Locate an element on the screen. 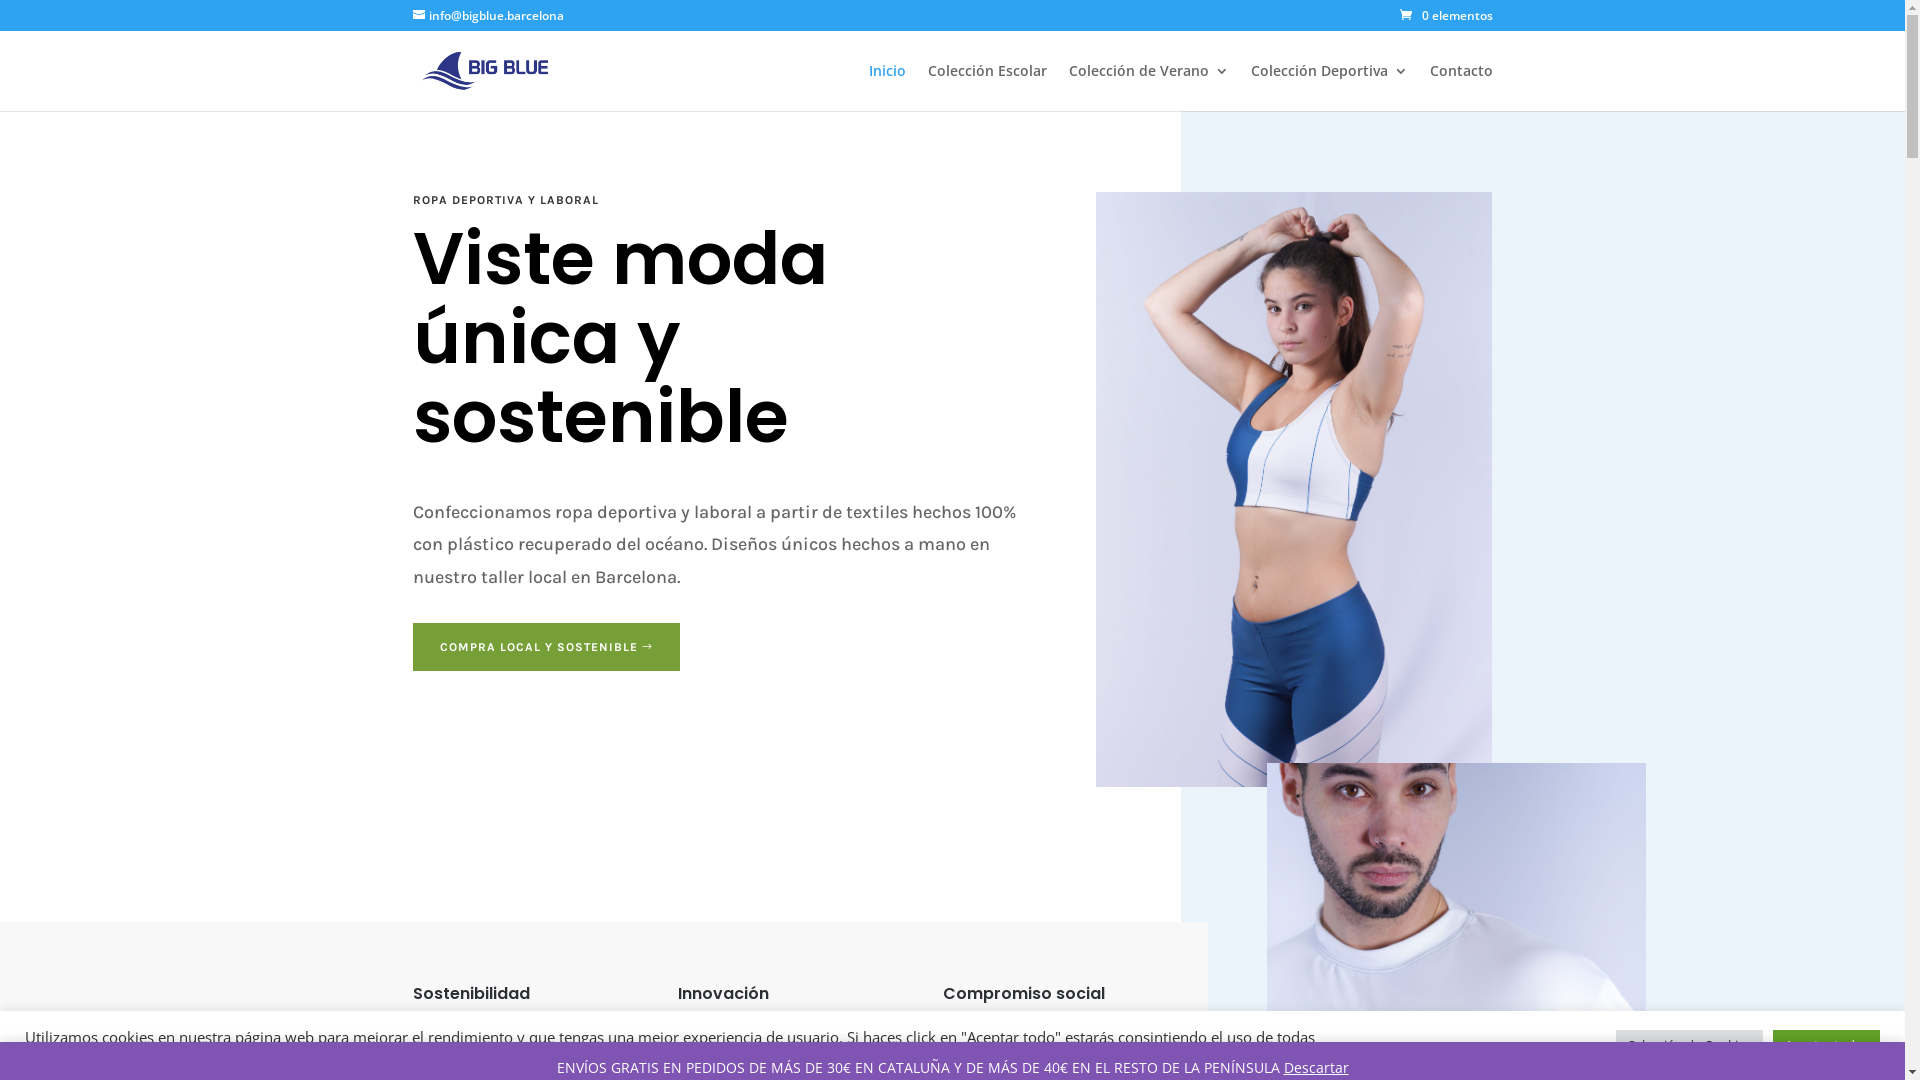 The height and width of the screenshot is (1080, 1920). 'Inicio' is located at coordinates (885, 86).